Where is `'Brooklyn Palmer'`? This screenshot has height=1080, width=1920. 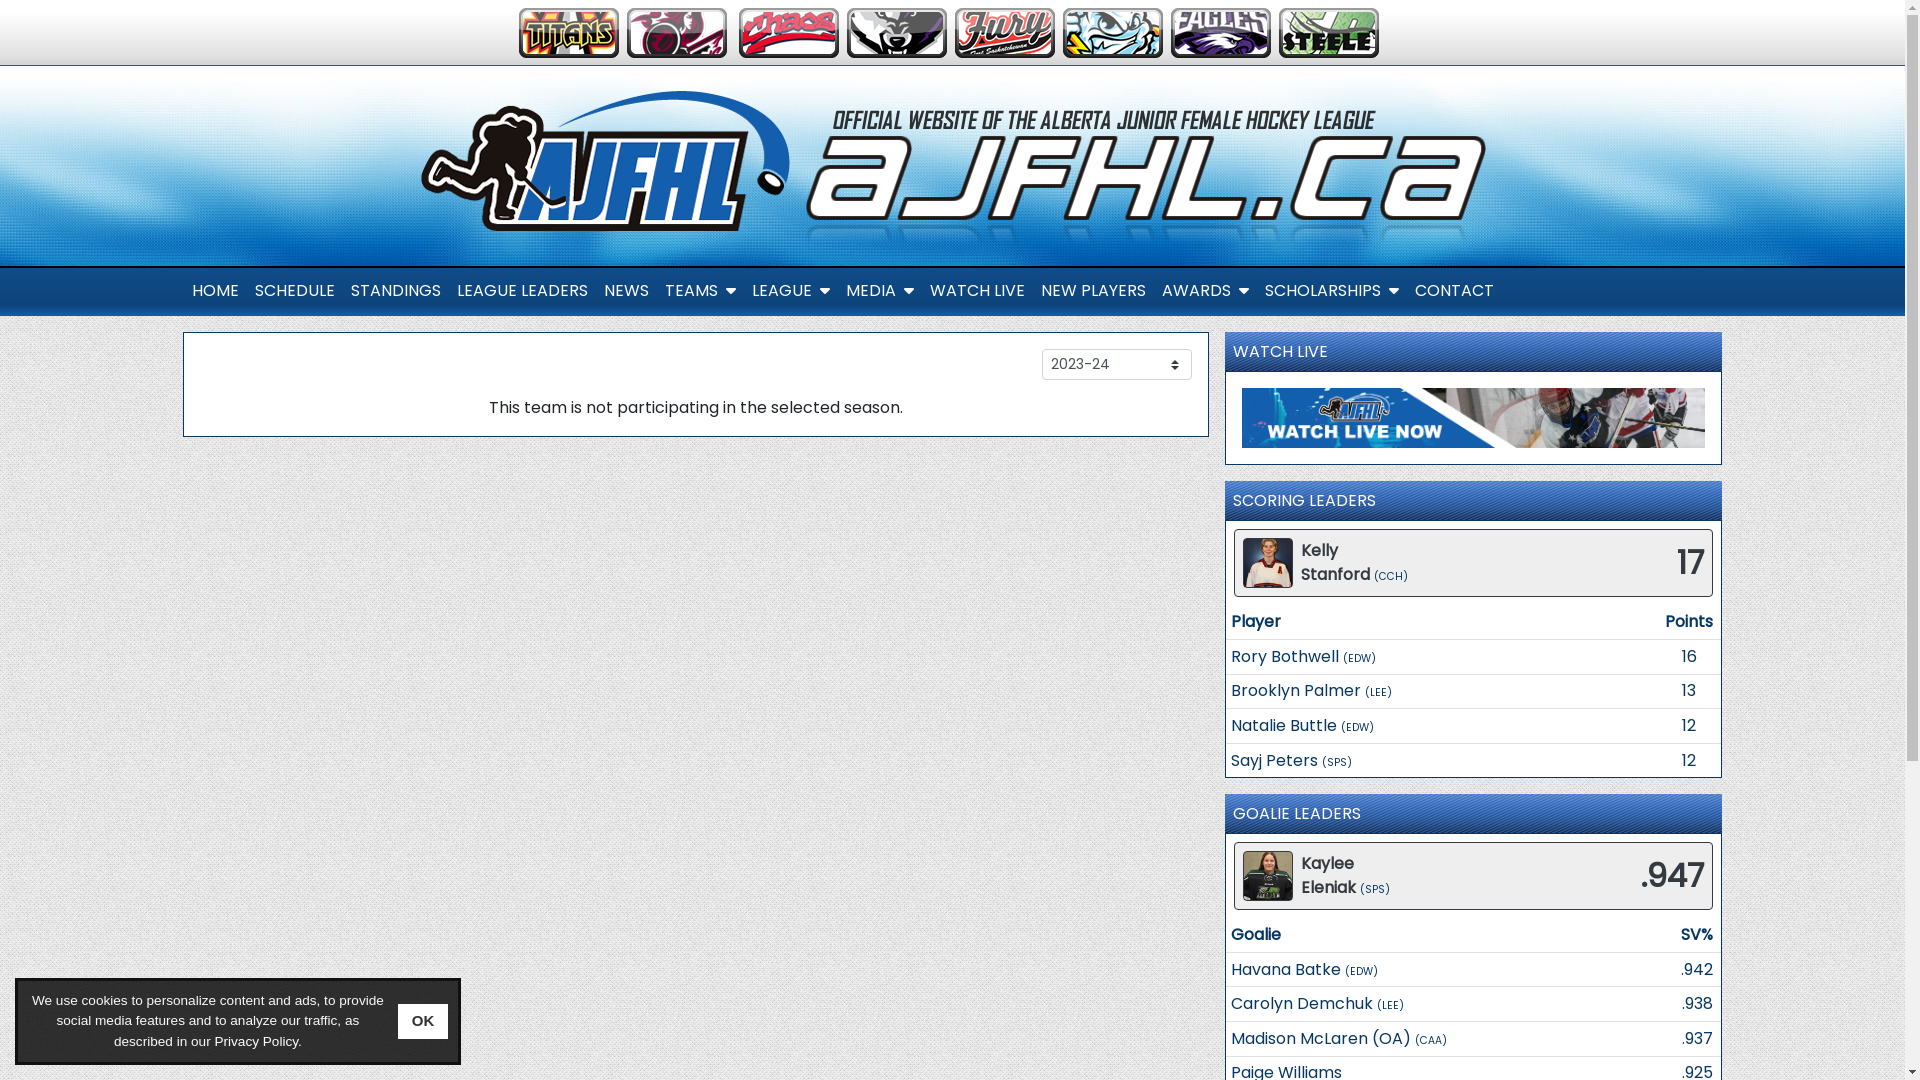 'Brooklyn Palmer' is located at coordinates (1229, 689).